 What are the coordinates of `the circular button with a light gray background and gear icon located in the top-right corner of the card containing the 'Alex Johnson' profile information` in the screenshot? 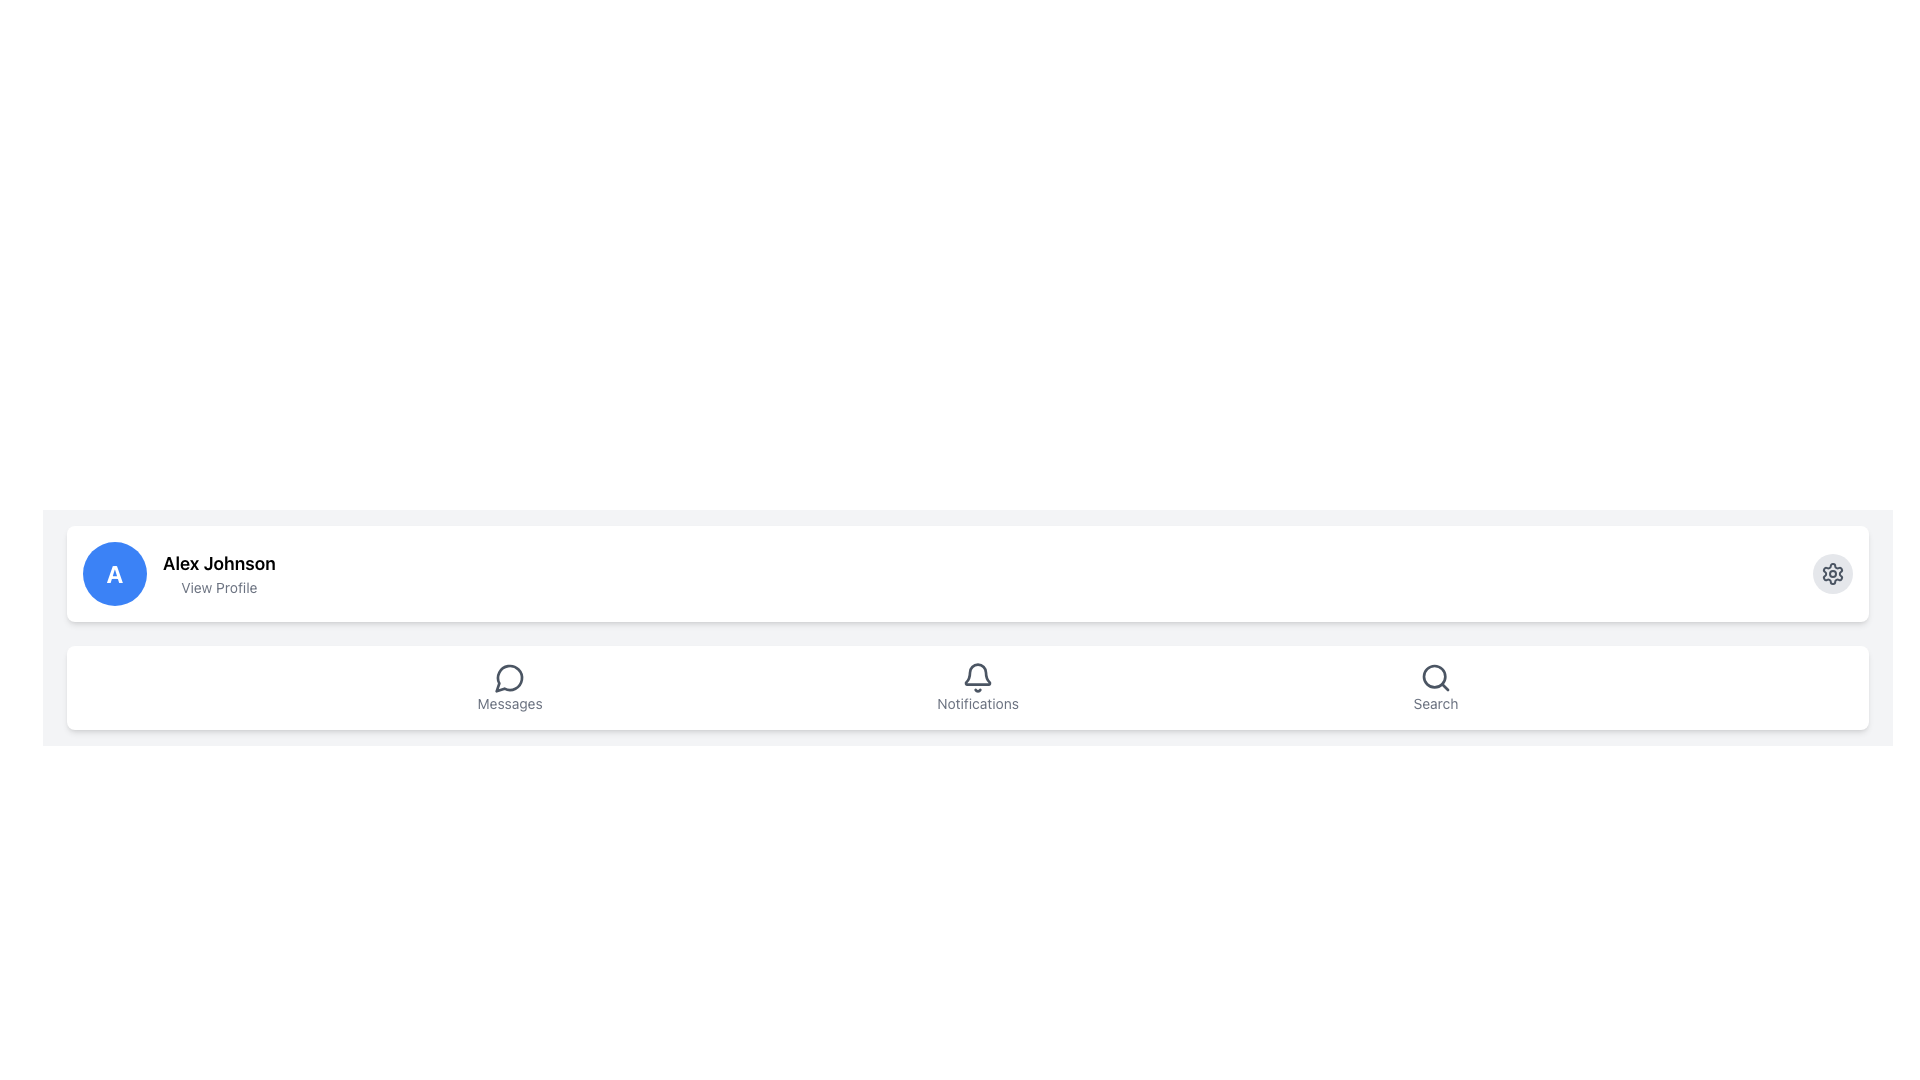 It's located at (1833, 574).